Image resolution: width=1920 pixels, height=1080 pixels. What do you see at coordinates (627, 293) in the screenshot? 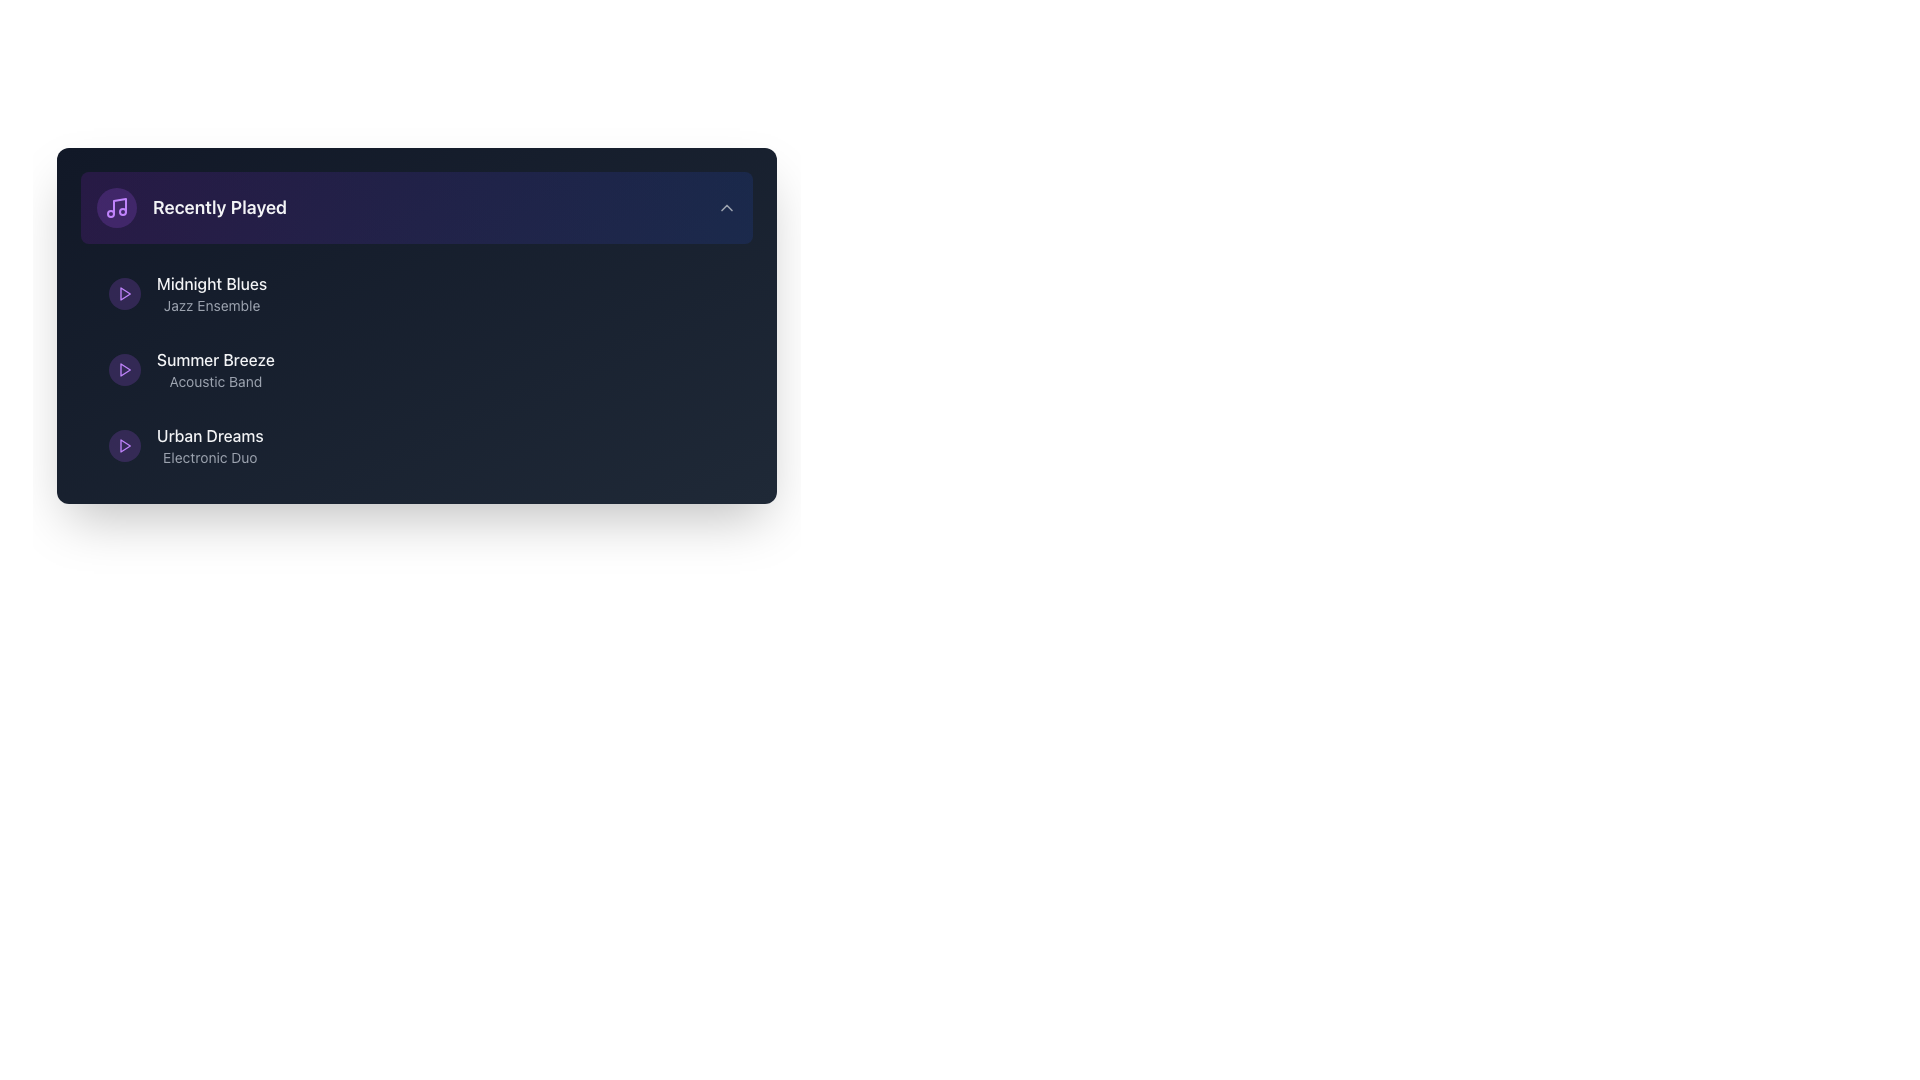
I see `the circular button with a hover effect located near the right end of the 'Midnight Blues' entry in the 'Recently Played' section` at bounding box center [627, 293].